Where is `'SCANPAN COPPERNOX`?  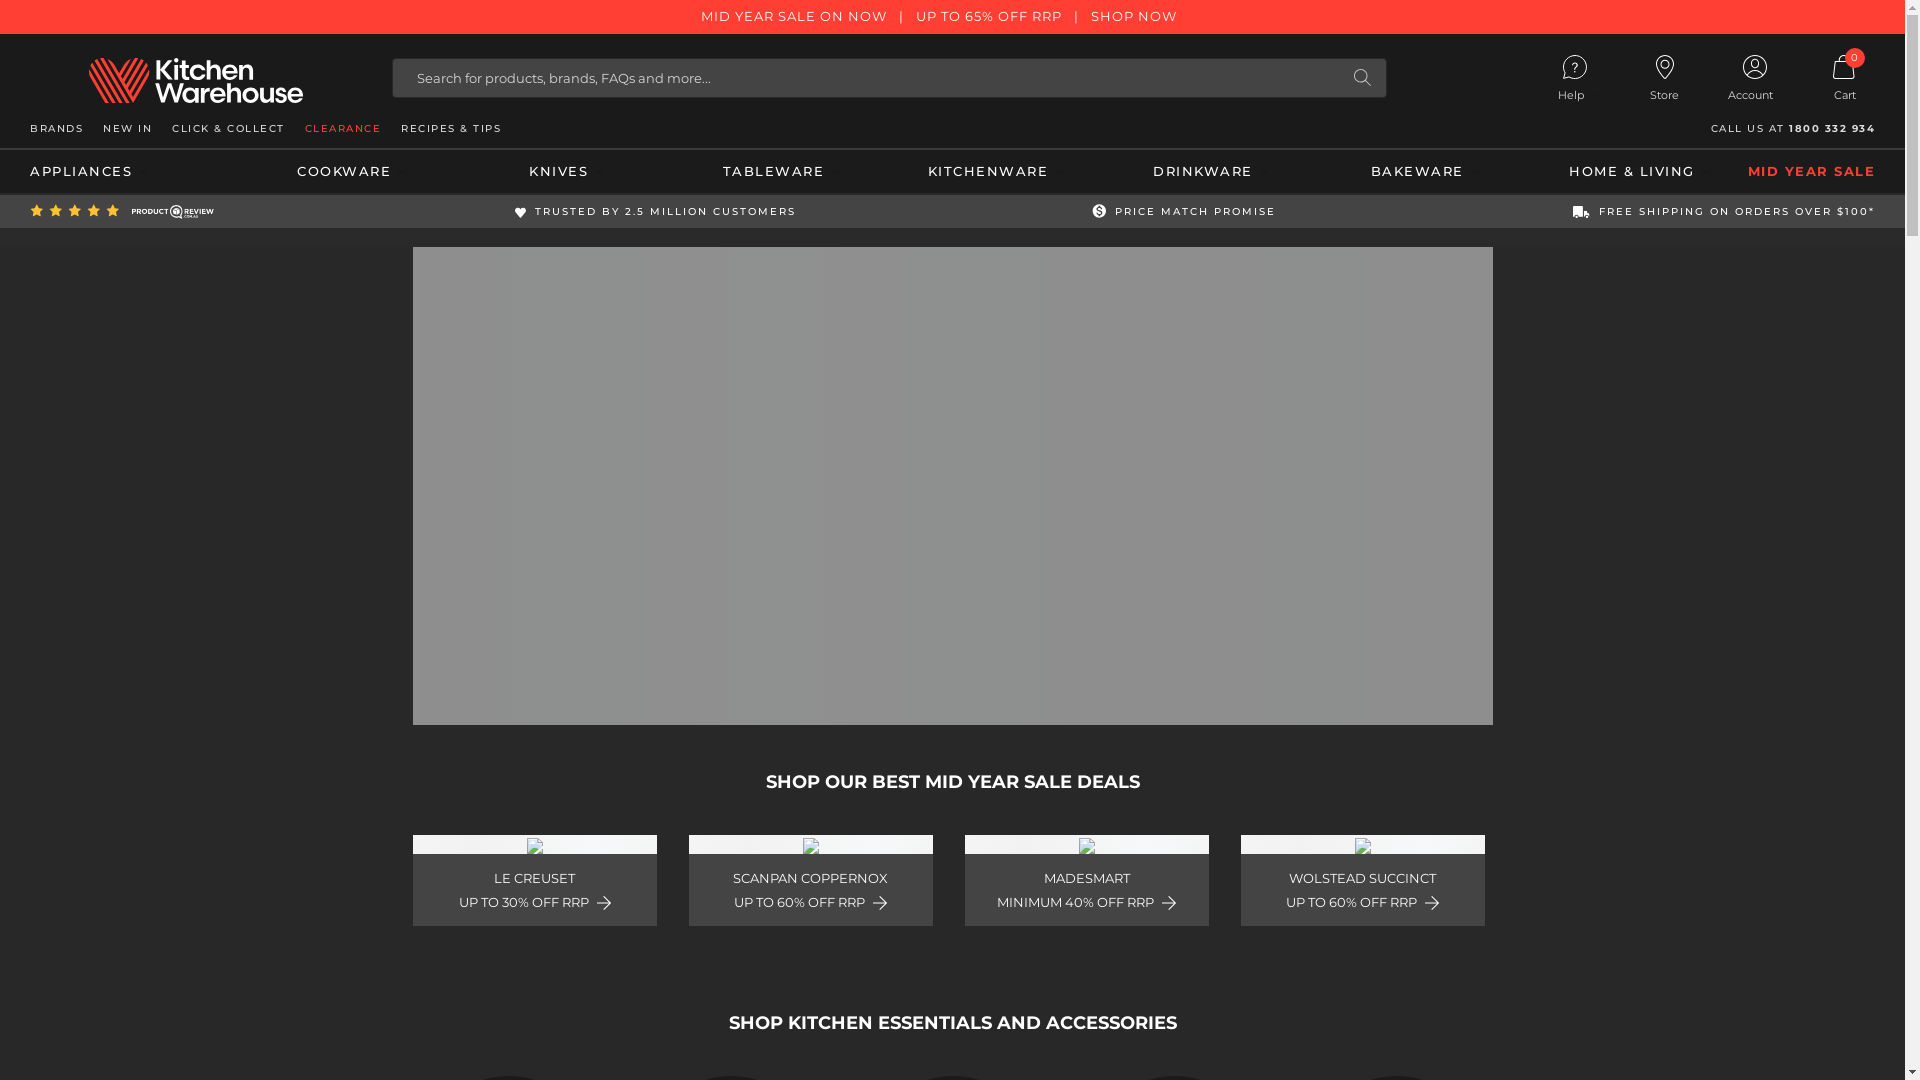
'SCANPAN COPPERNOX is located at coordinates (810, 879).